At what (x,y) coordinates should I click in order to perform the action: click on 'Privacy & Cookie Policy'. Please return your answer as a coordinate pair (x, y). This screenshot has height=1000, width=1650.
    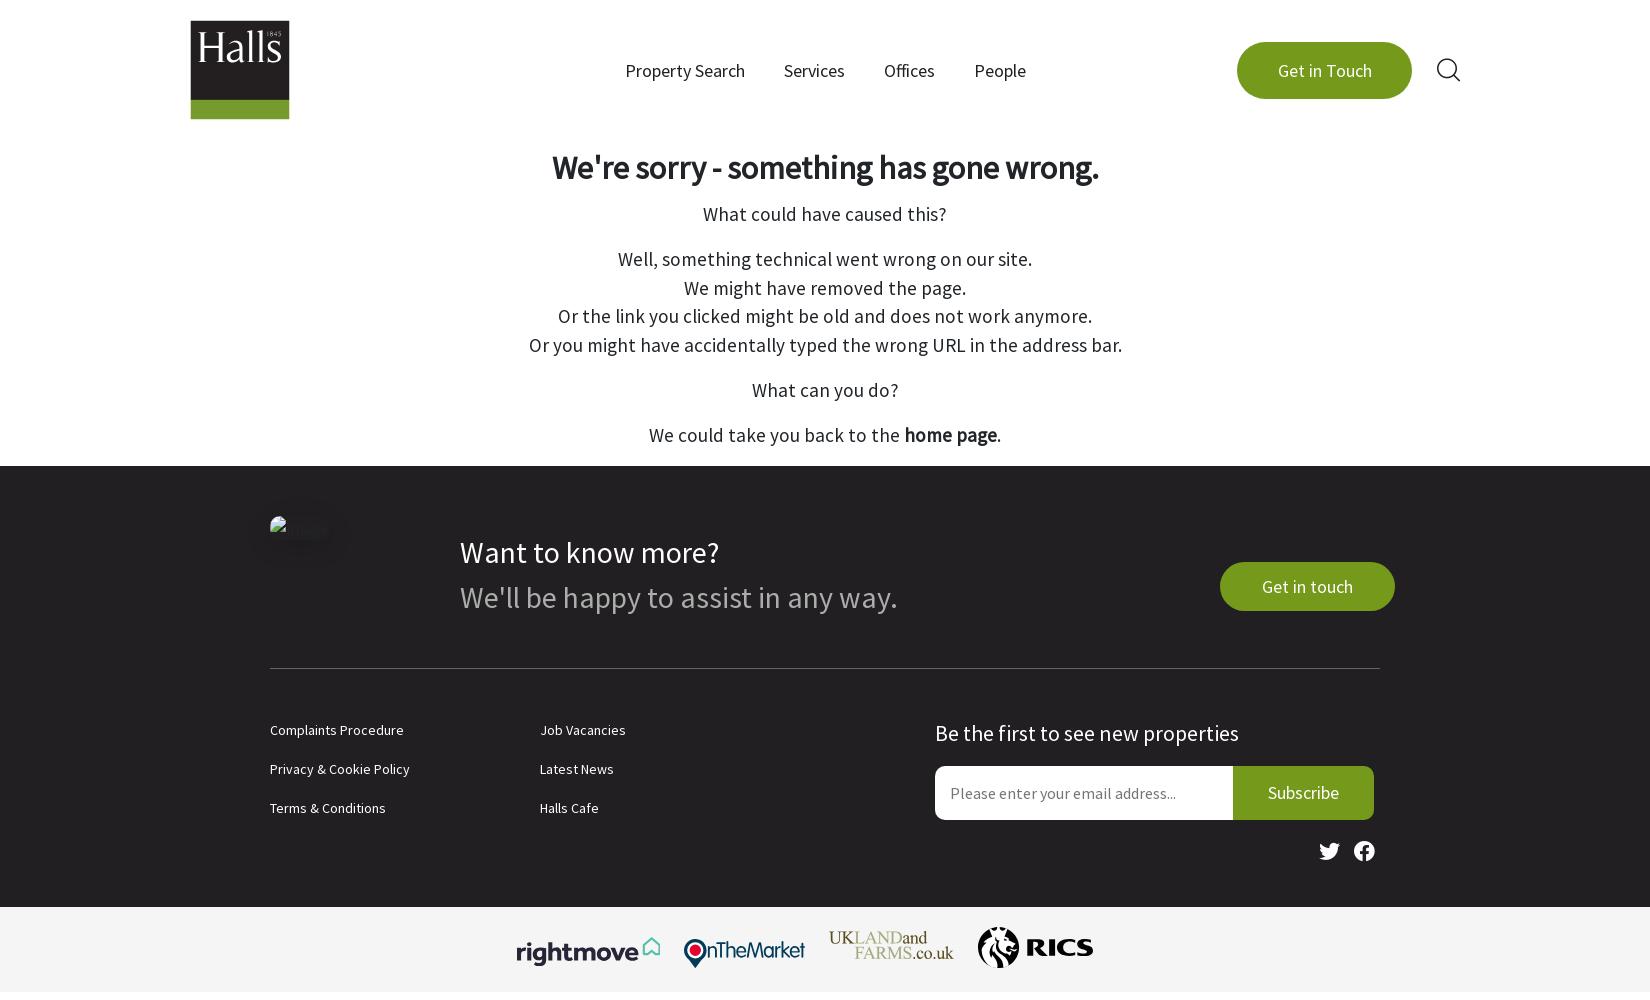
    Looking at the image, I should click on (340, 768).